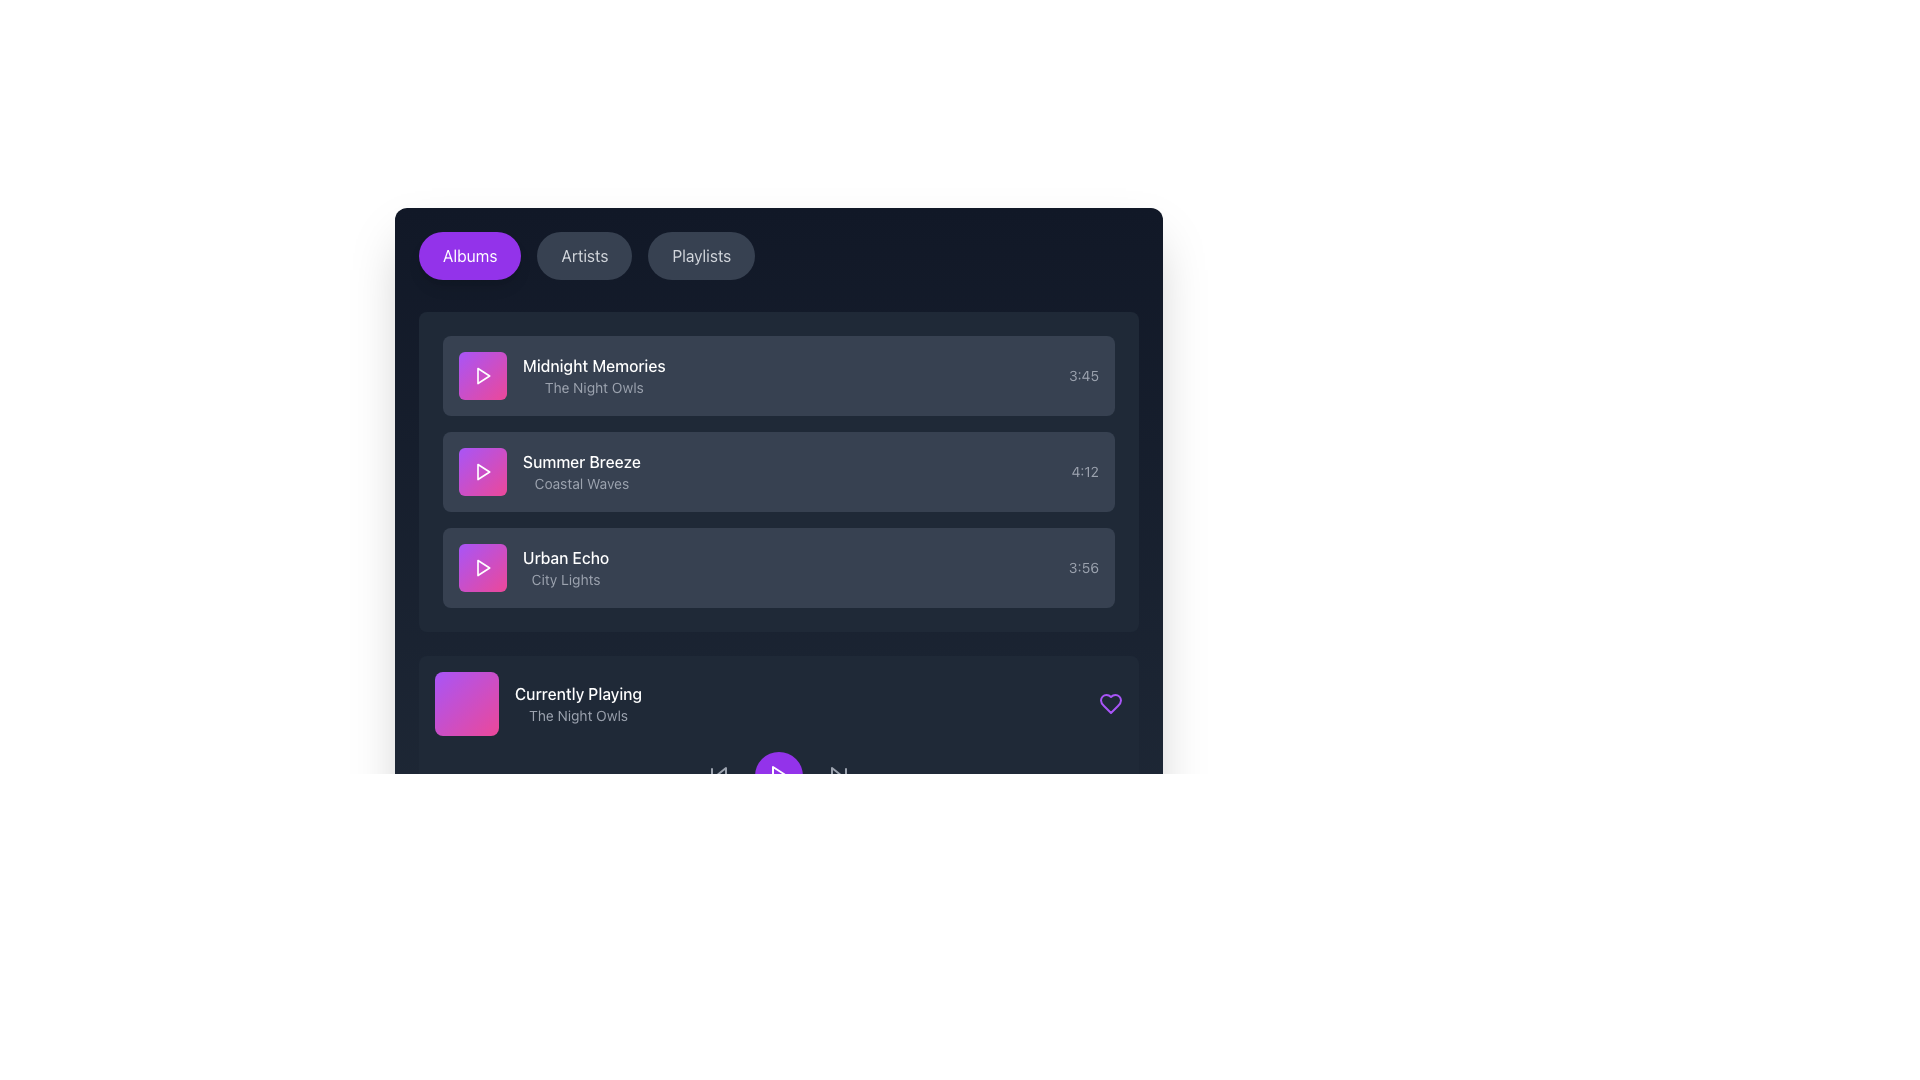  Describe the element at coordinates (565, 567) in the screenshot. I see `the text block containing 'Urban Echo' and 'City Lights'` at that location.